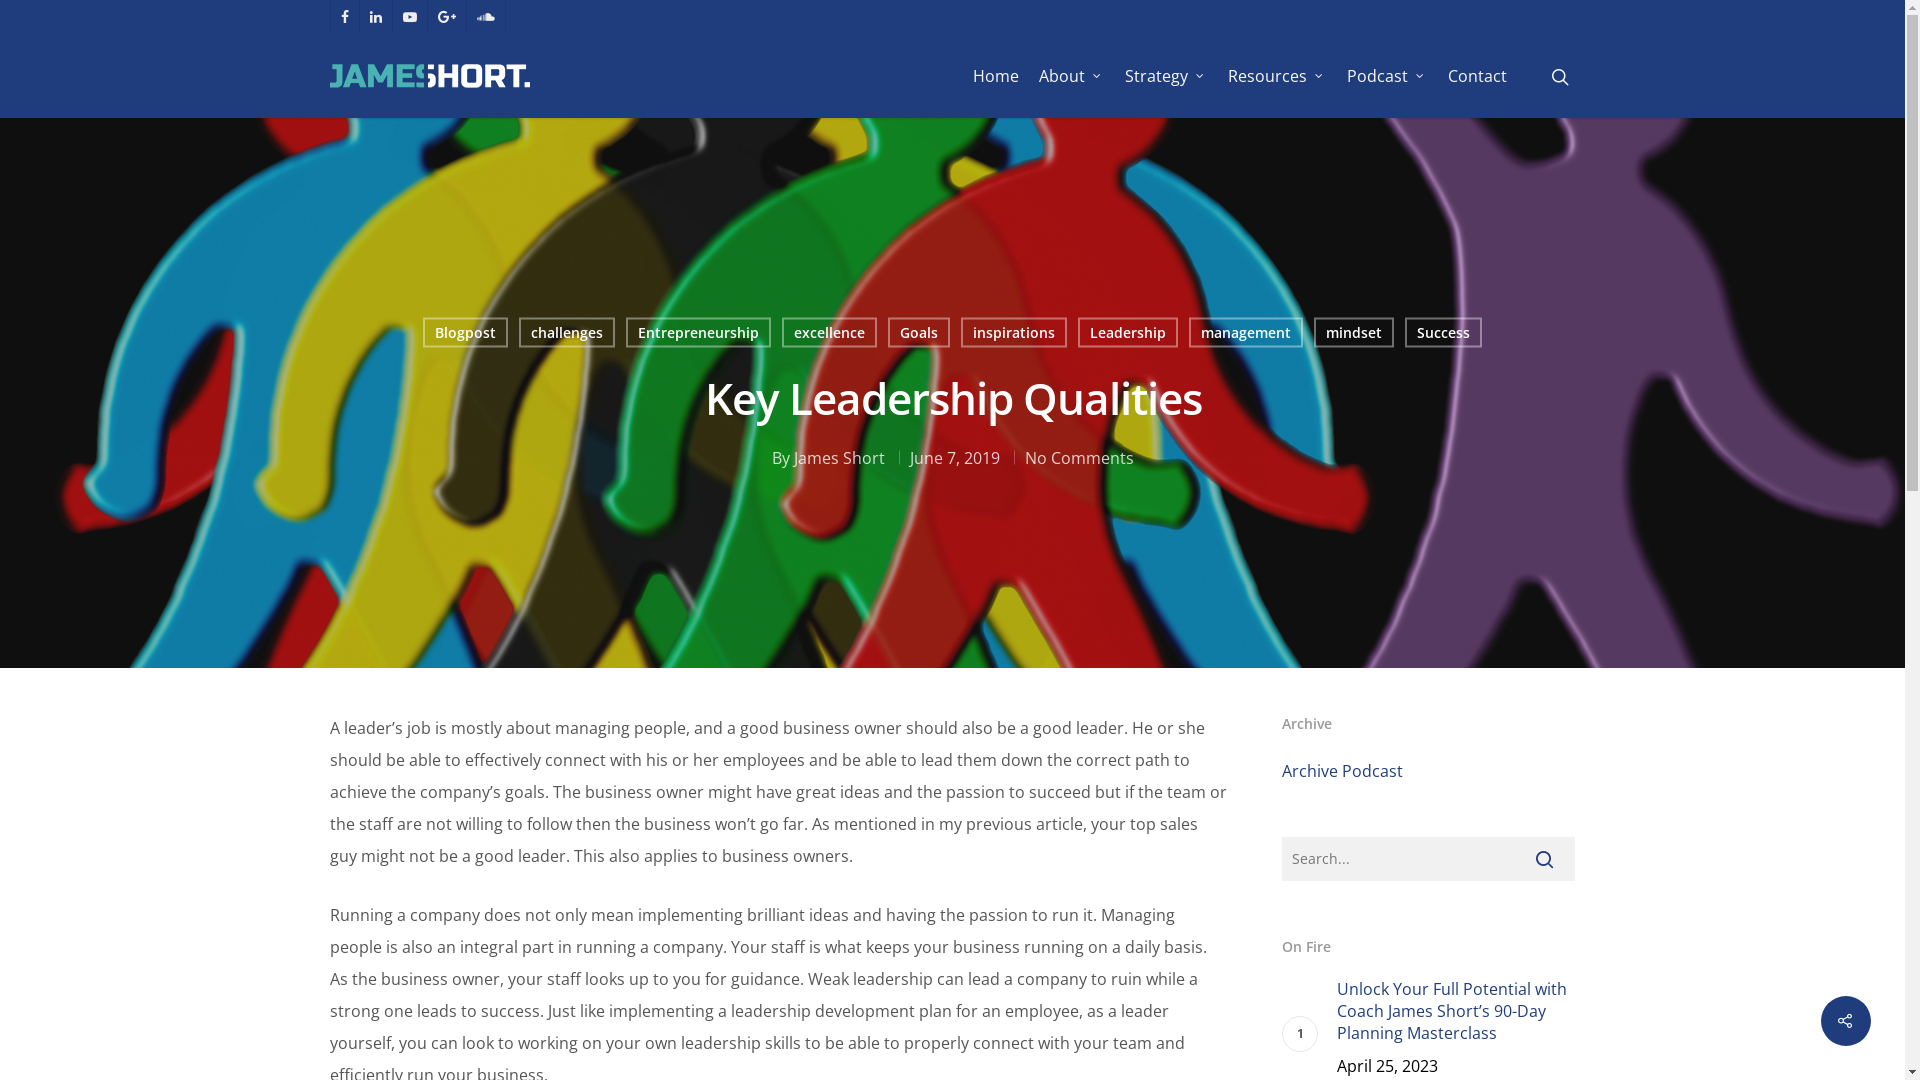  Describe the element at coordinates (463, 331) in the screenshot. I see `'Blogpost'` at that location.